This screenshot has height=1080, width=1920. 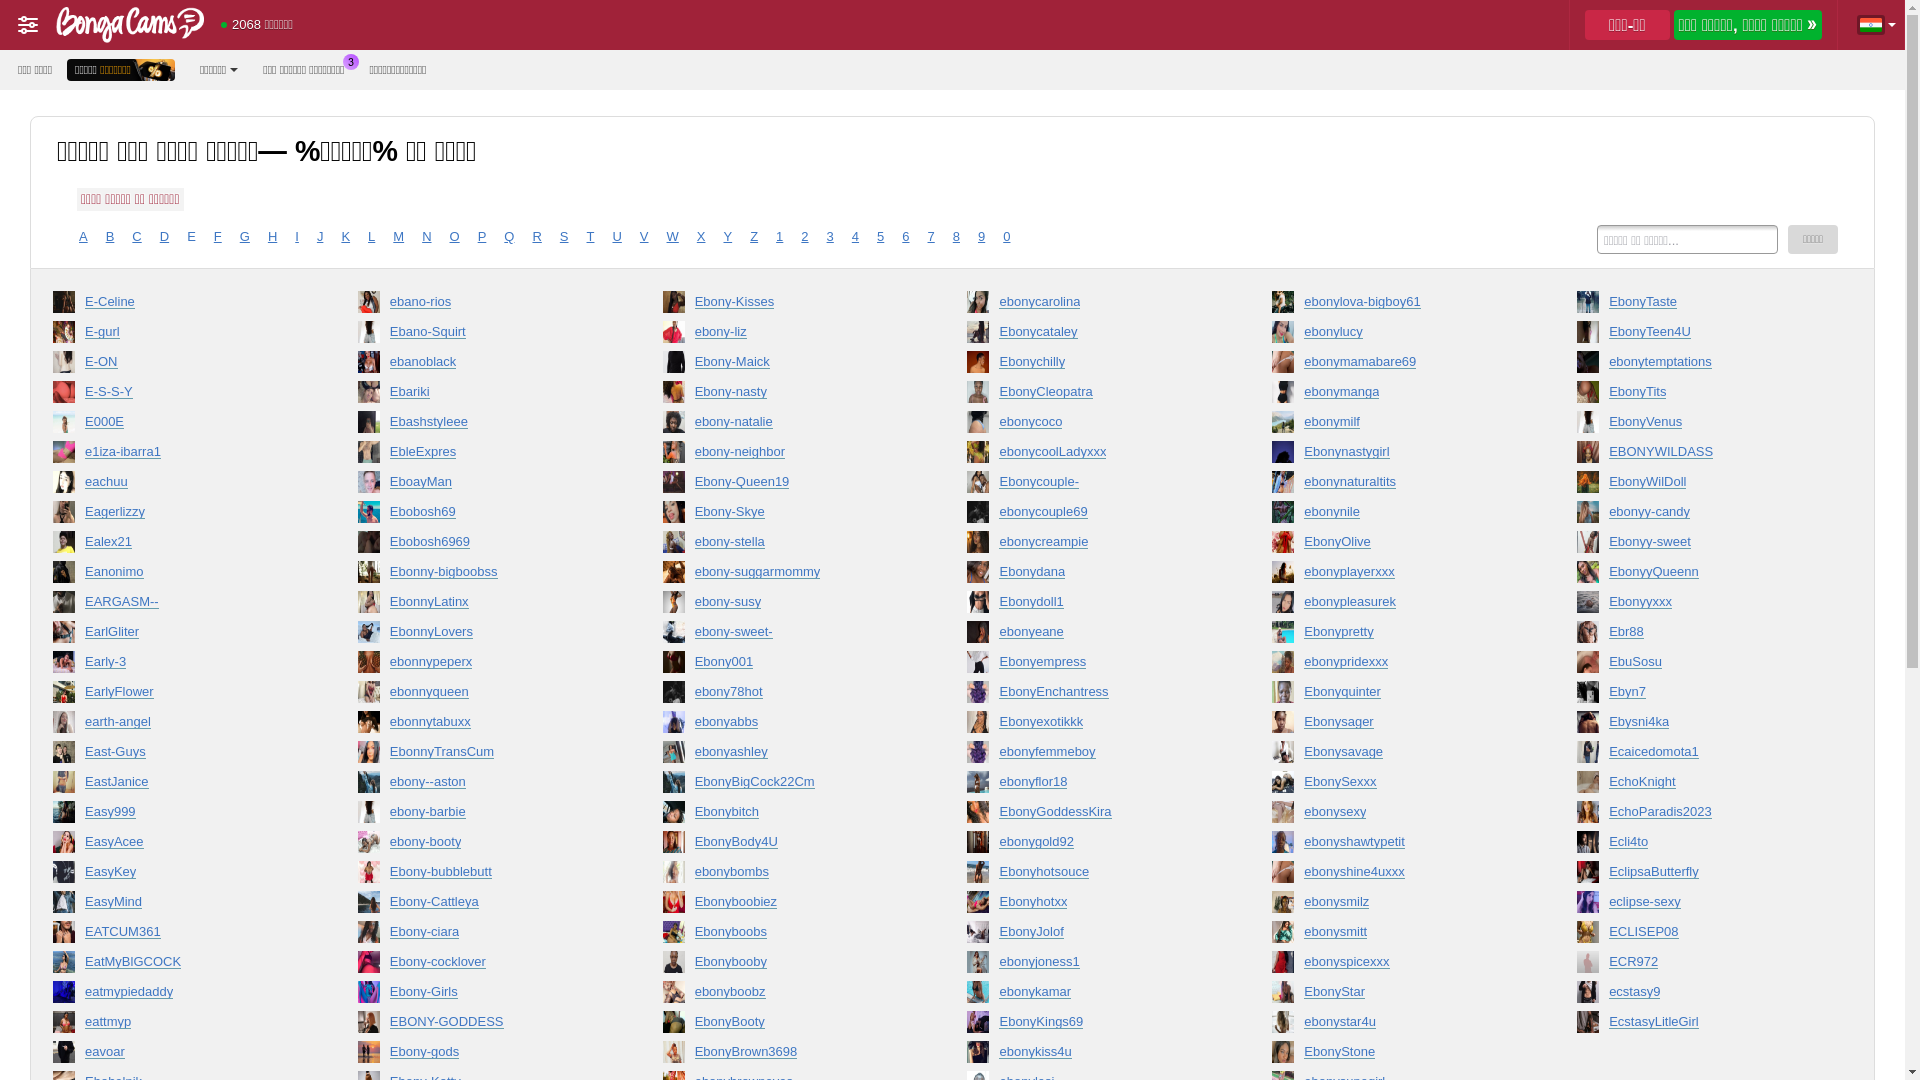 What do you see at coordinates (481, 874) in the screenshot?
I see `'Ebony-bubblebutt'` at bounding box center [481, 874].